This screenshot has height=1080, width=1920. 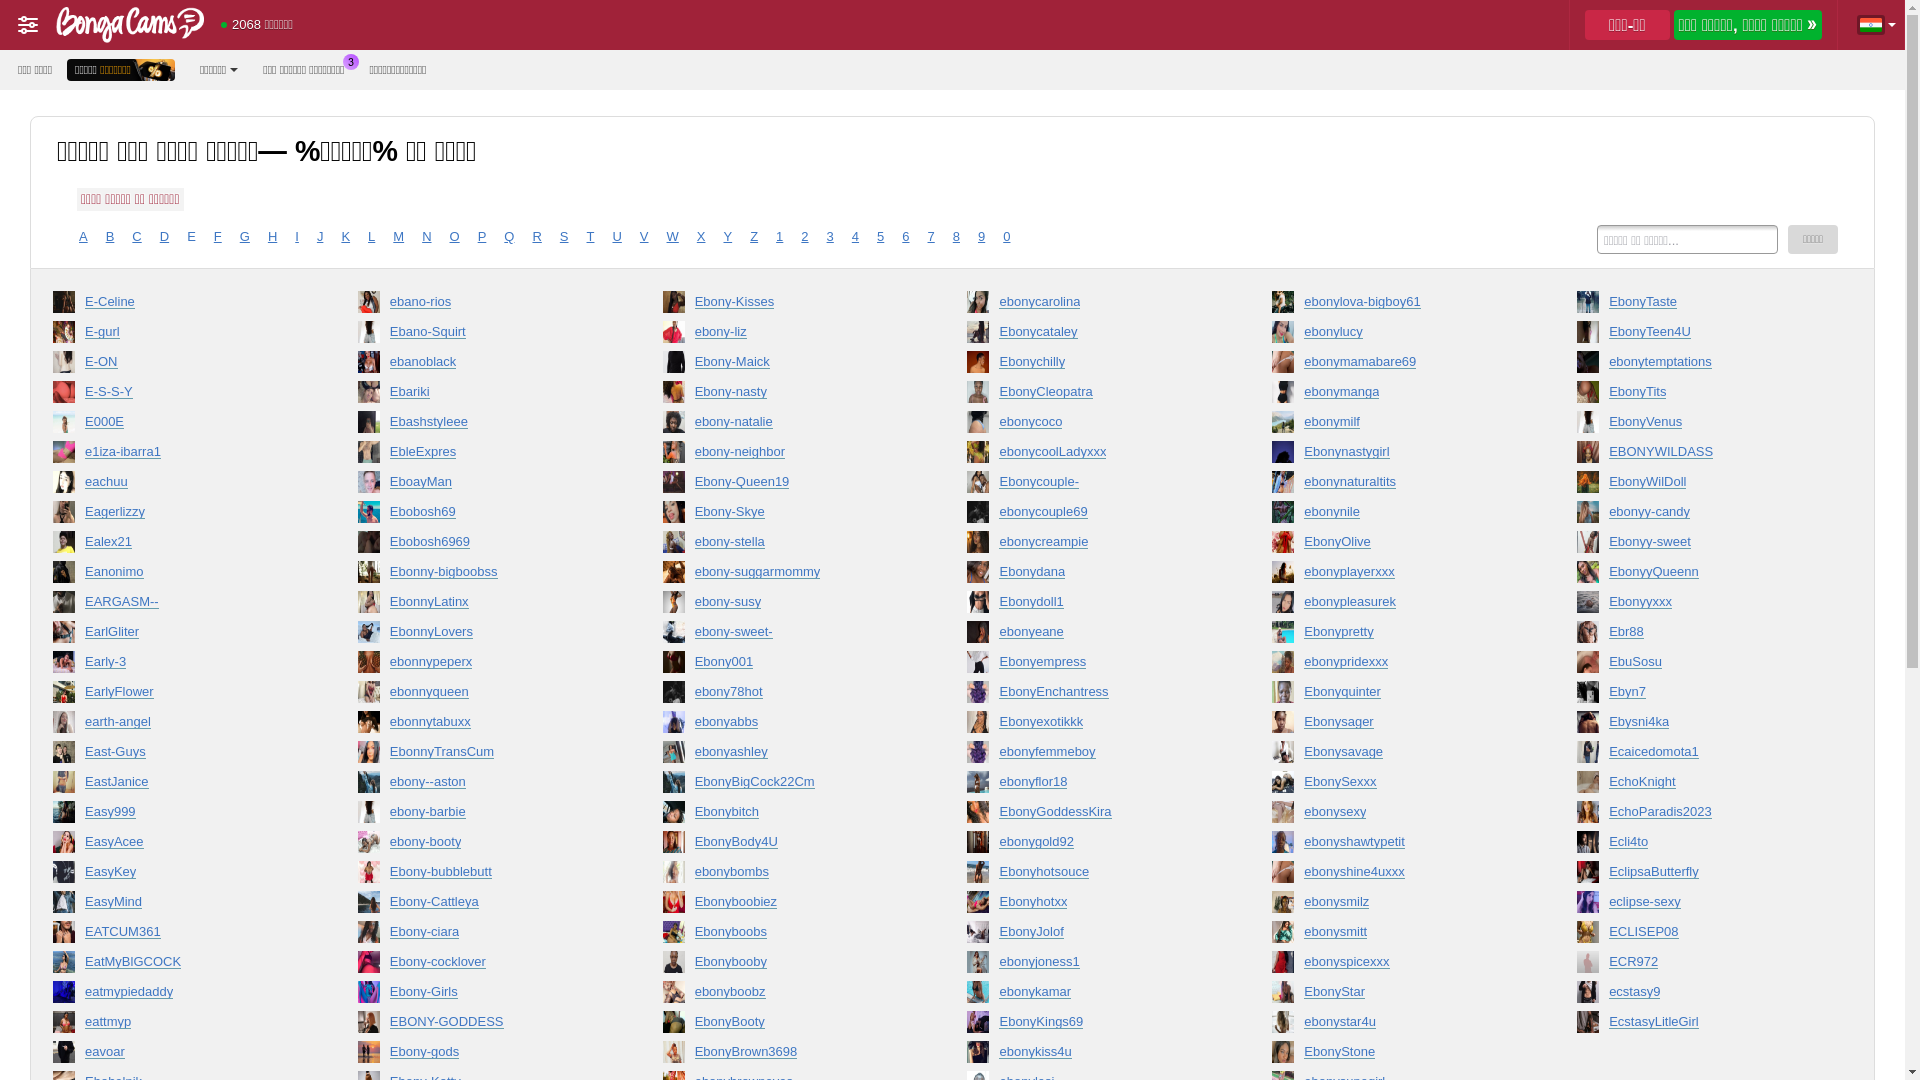 What do you see at coordinates (481, 874) in the screenshot?
I see `'Ebony-bubblebutt'` at bounding box center [481, 874].